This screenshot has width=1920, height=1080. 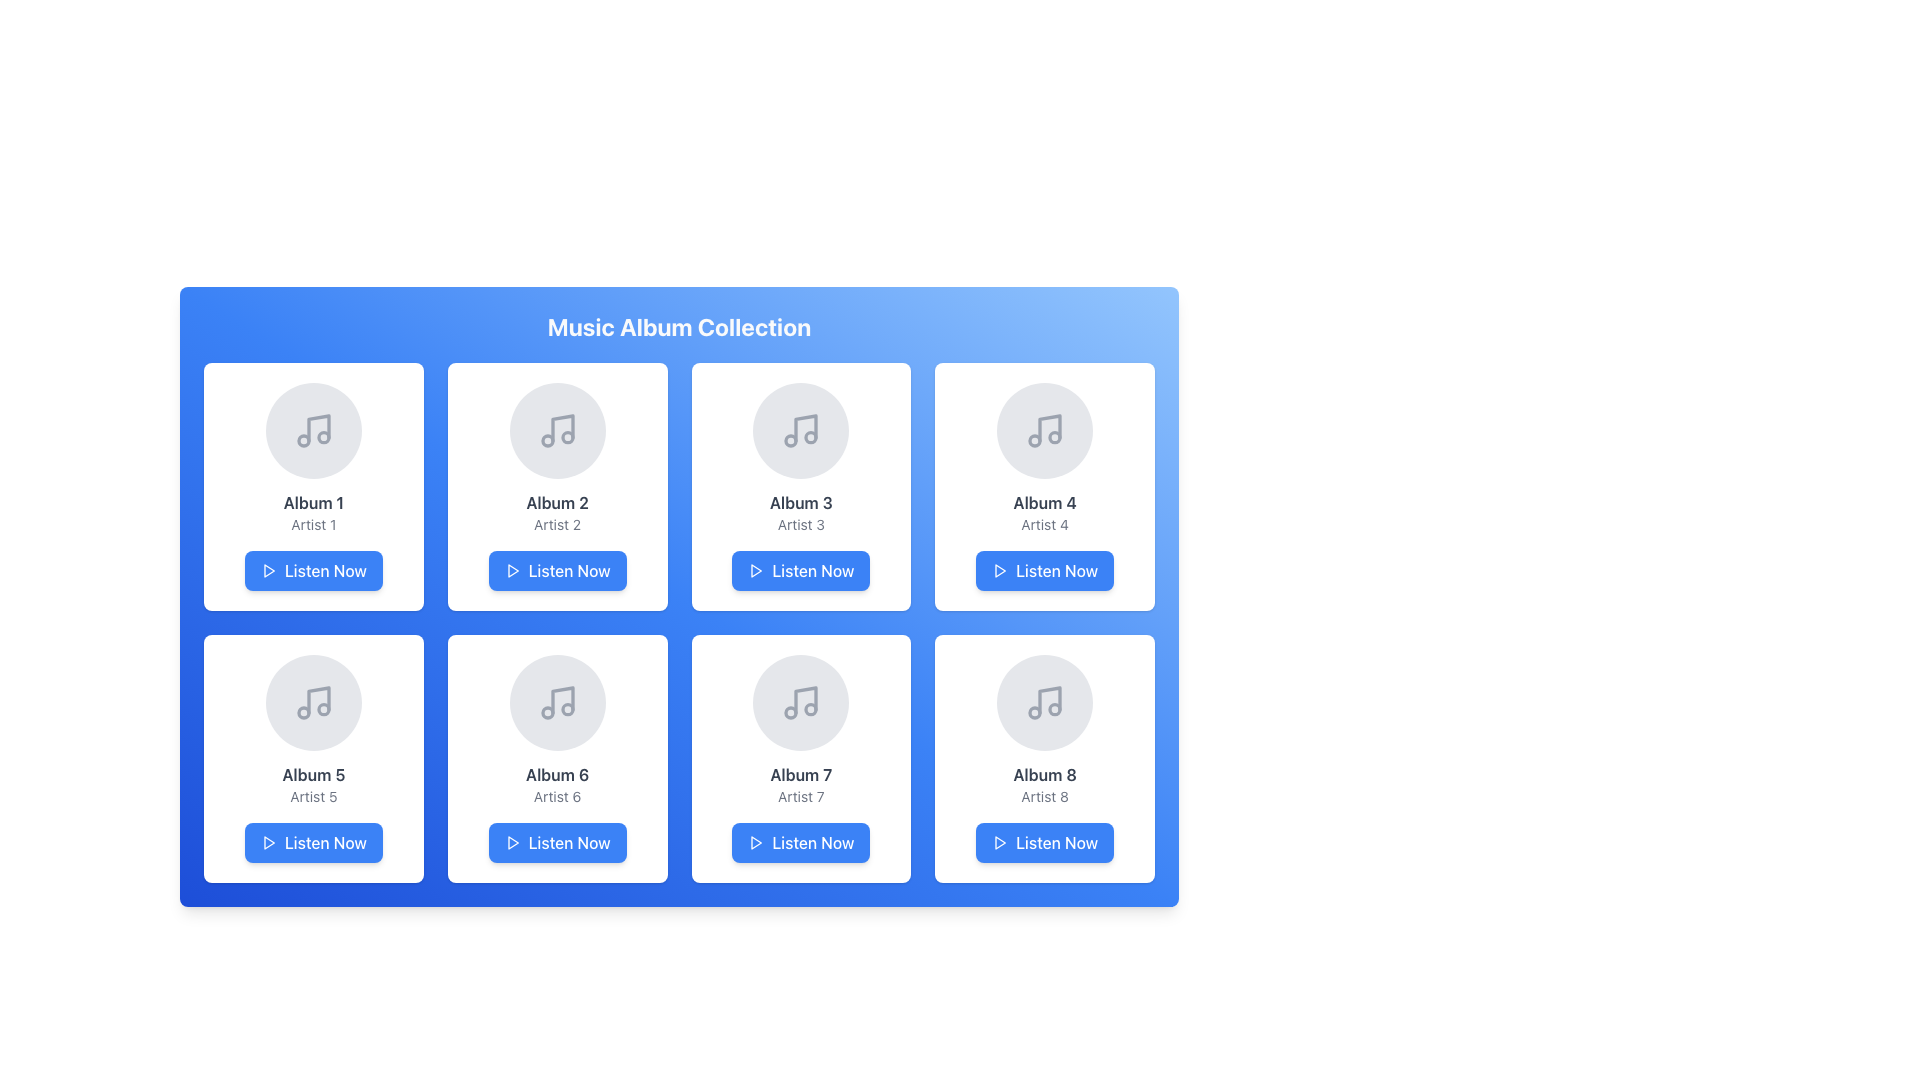 What do you see at coordinates (1044, 523) in the screenshot?
I see `the text label displaying the name of the artist associated with 'Album 4' in the fourth card of the music albums grid layout` at bounding box center [1044, 523].